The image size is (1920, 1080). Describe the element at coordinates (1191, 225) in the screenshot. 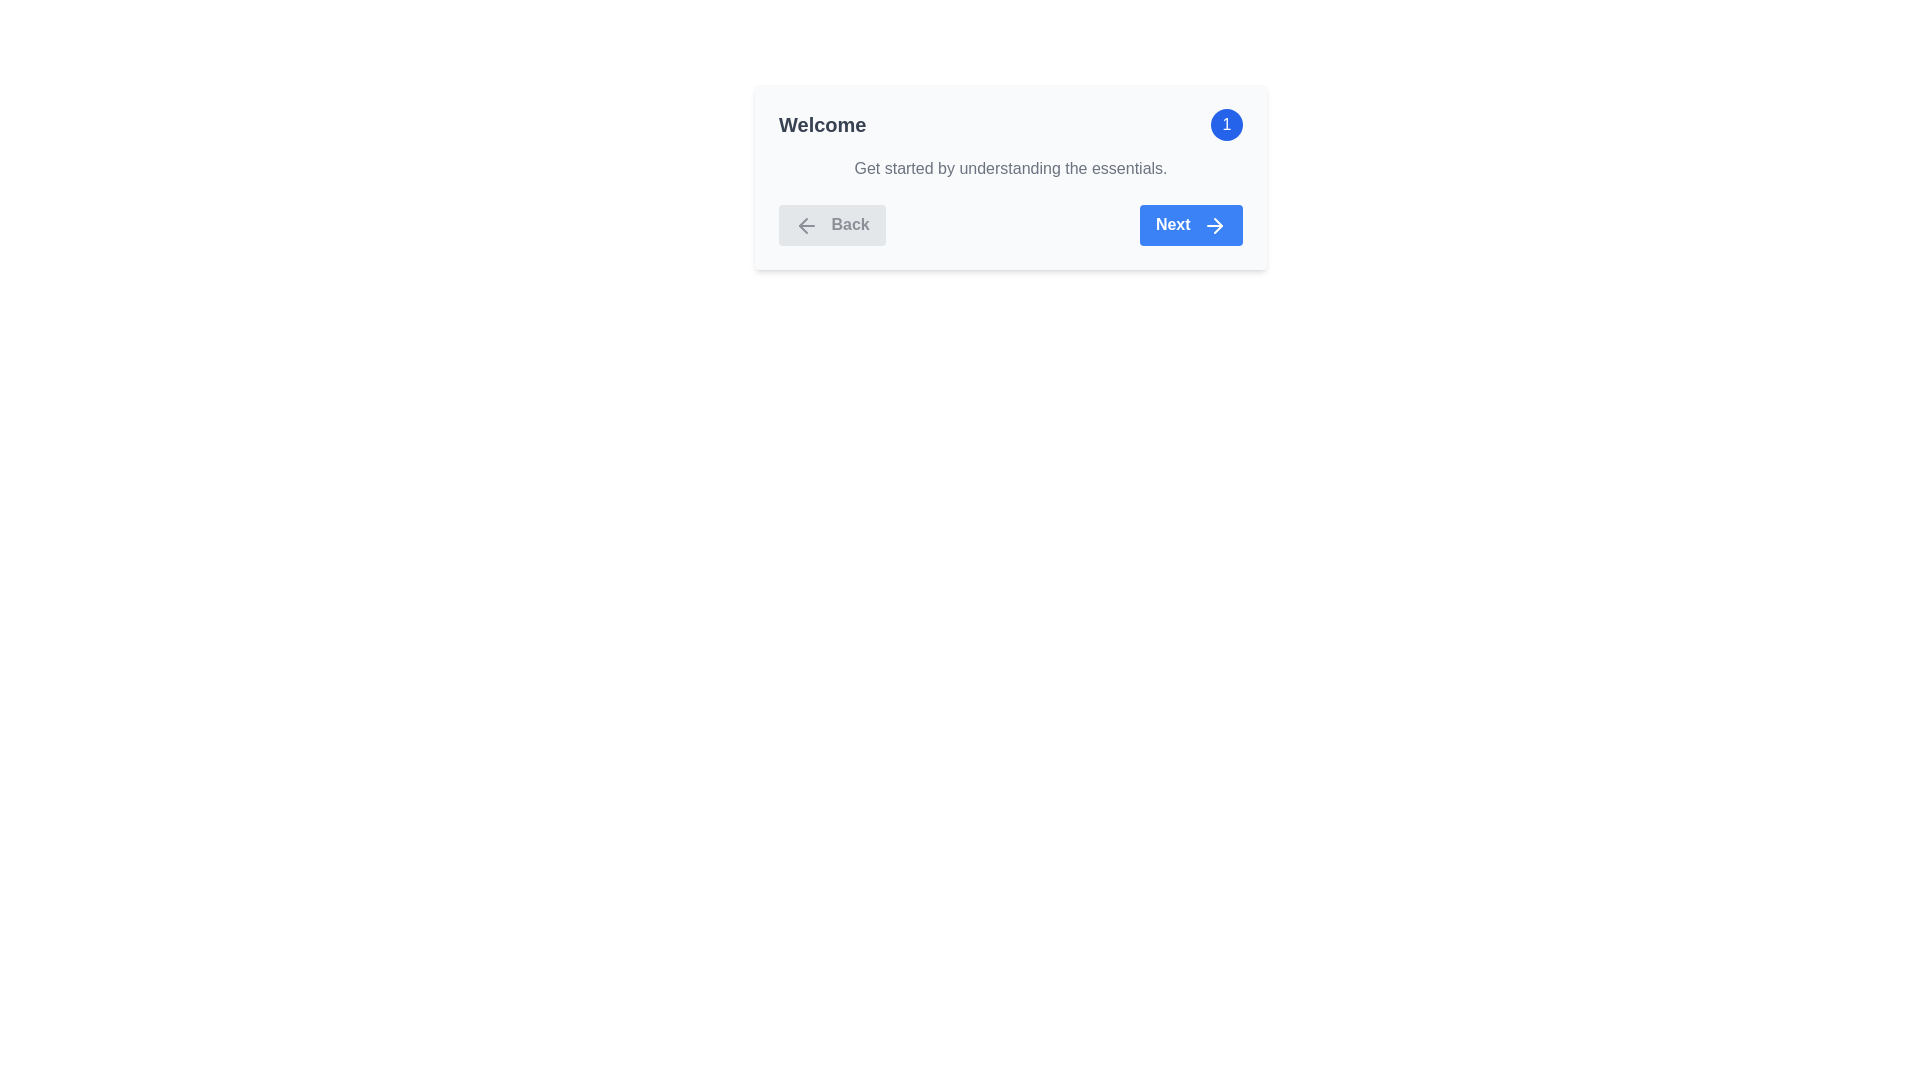

I see `the blue 'Next' button with rounded corners to observe the styling change` at that location.